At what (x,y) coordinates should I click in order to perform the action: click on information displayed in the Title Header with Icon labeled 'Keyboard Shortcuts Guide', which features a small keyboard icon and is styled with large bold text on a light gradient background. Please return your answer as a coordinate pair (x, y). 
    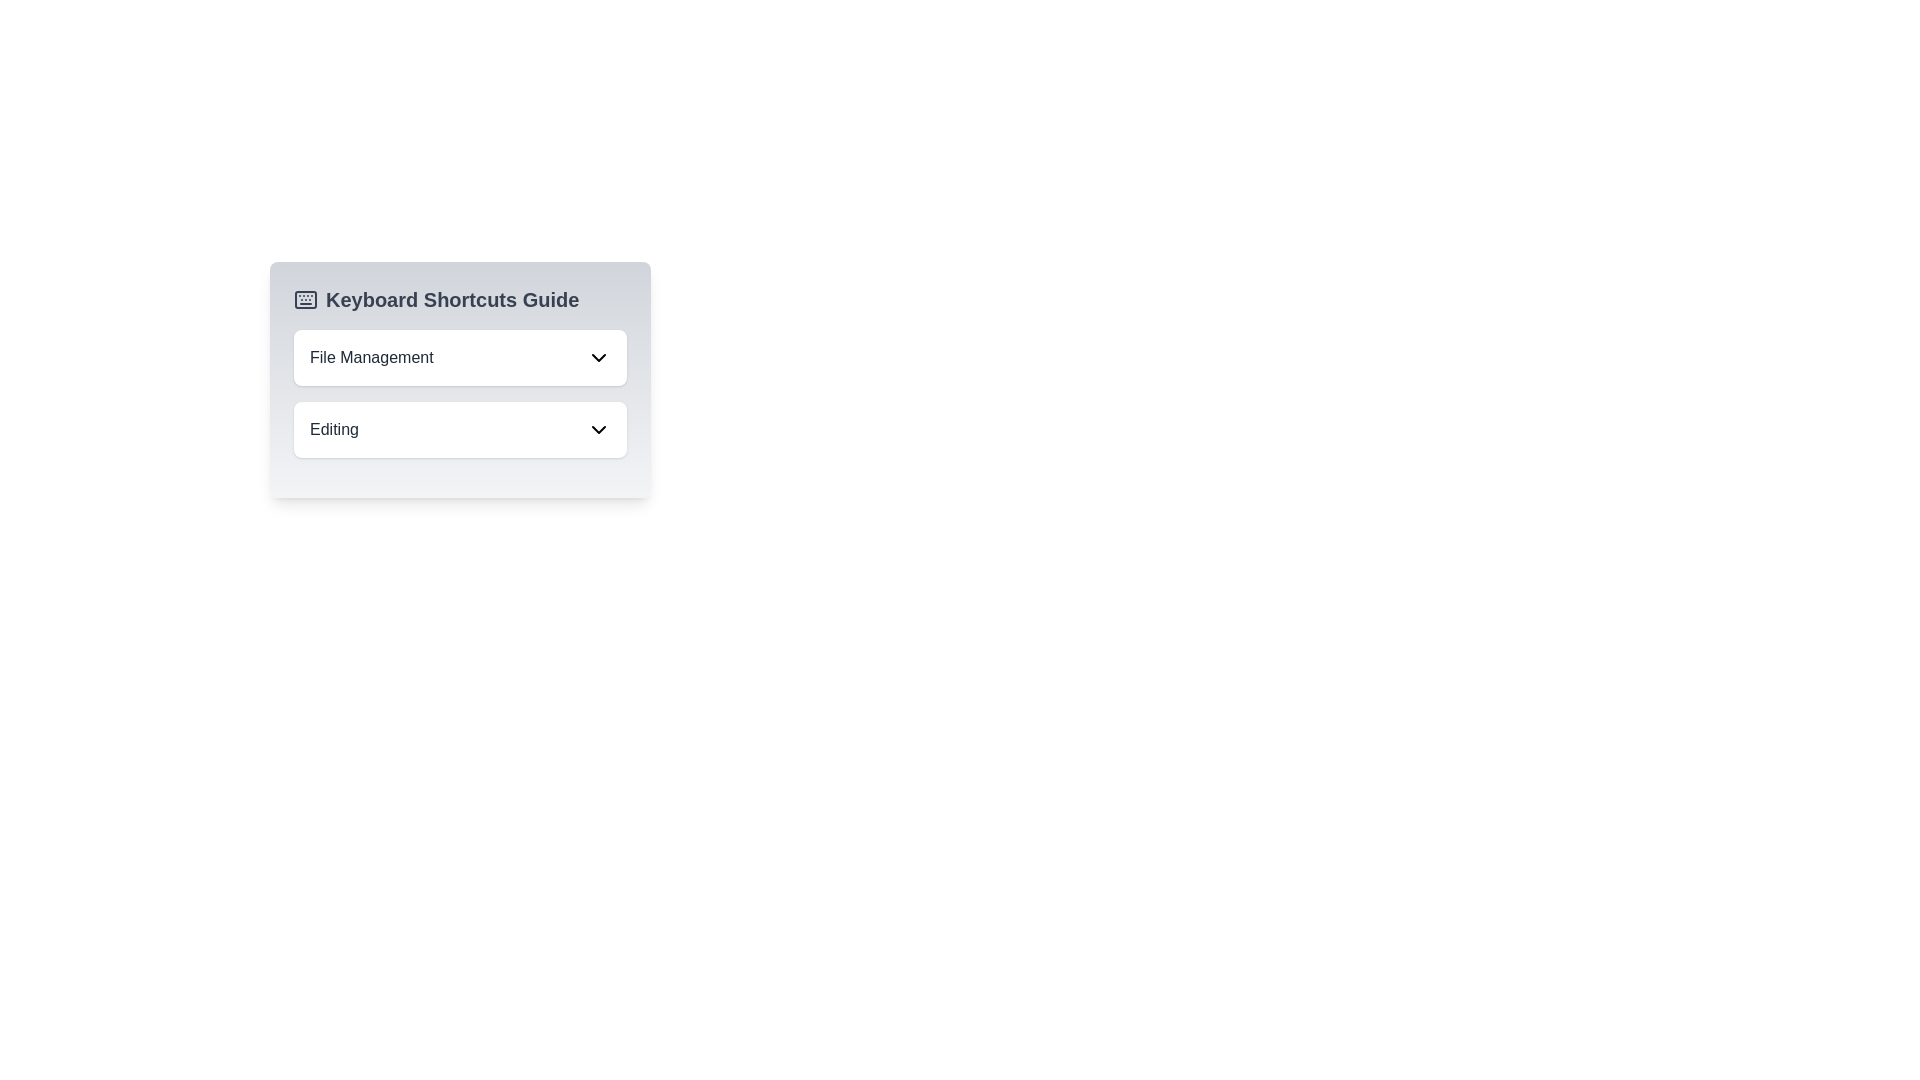
    Looking at the image, I should click on (459, 300).